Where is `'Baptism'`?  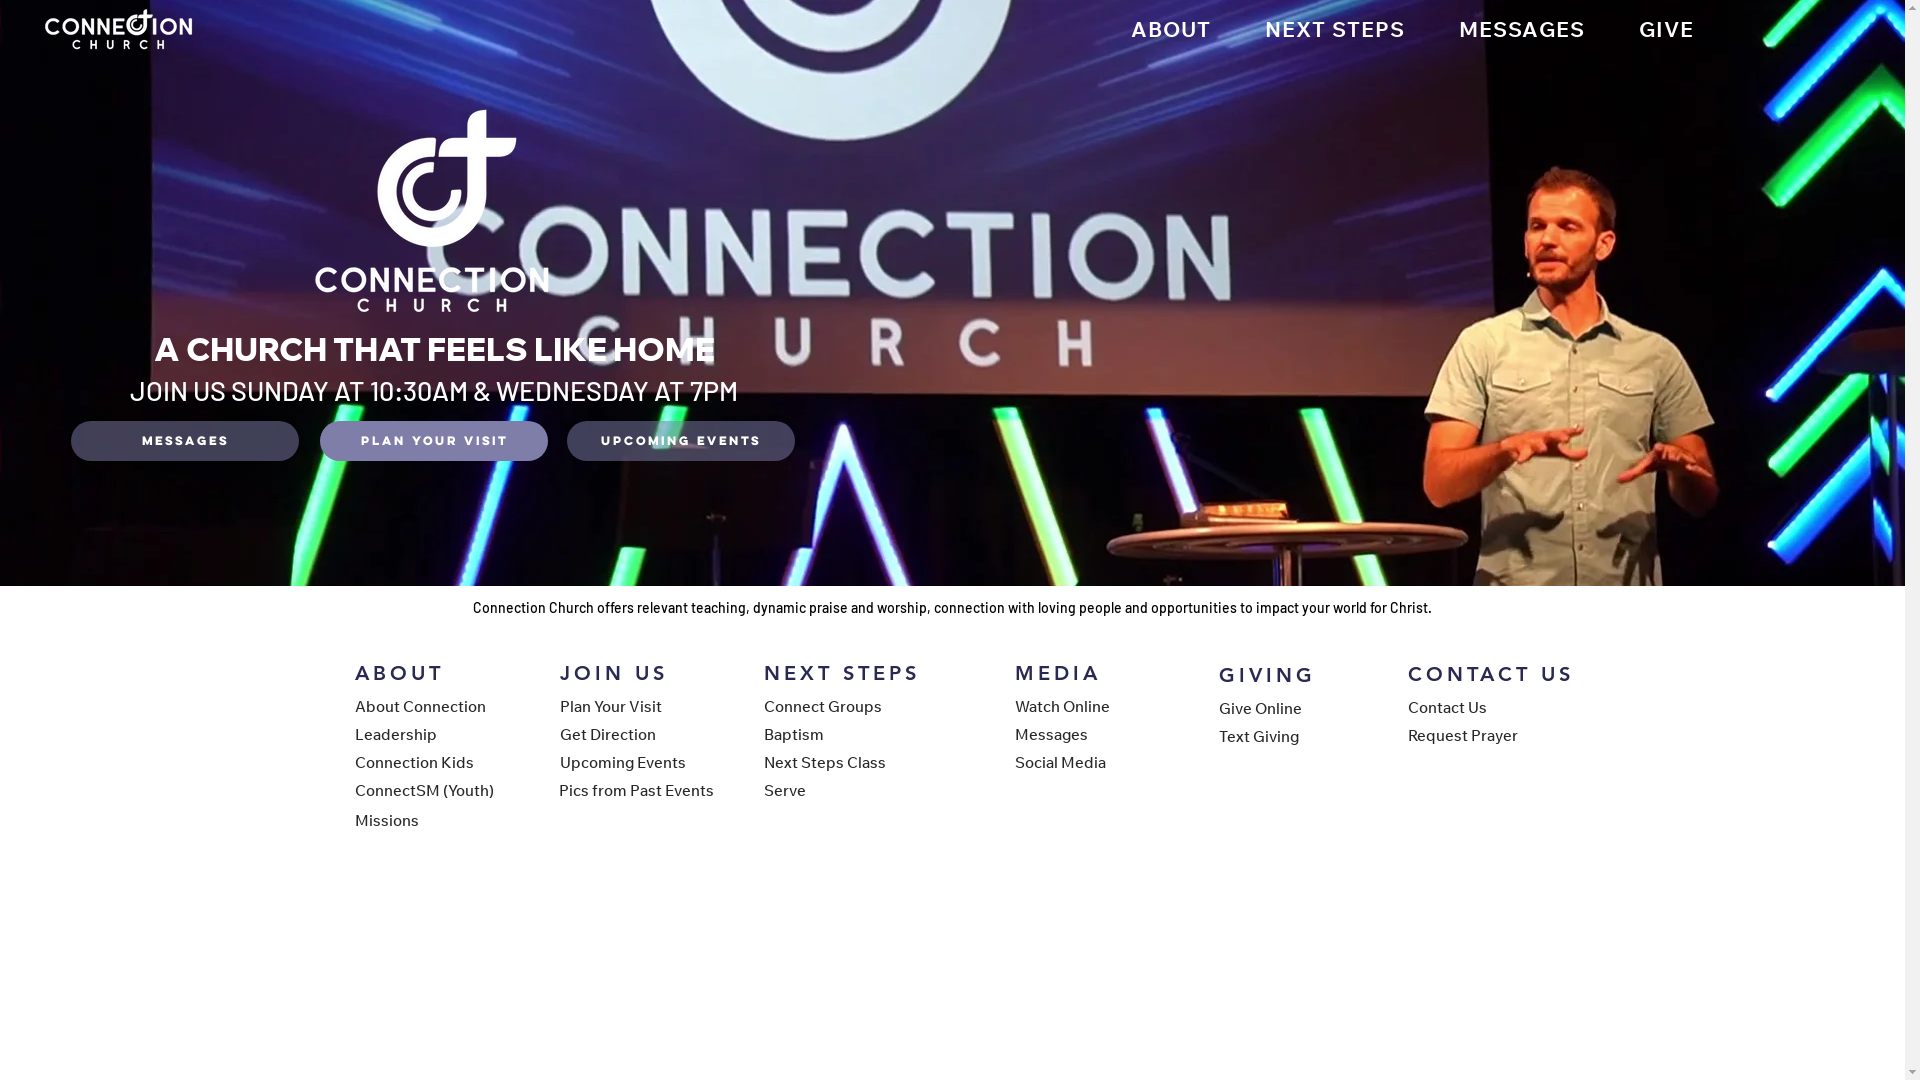
'Baptism' is located at coordinates (835, 733).